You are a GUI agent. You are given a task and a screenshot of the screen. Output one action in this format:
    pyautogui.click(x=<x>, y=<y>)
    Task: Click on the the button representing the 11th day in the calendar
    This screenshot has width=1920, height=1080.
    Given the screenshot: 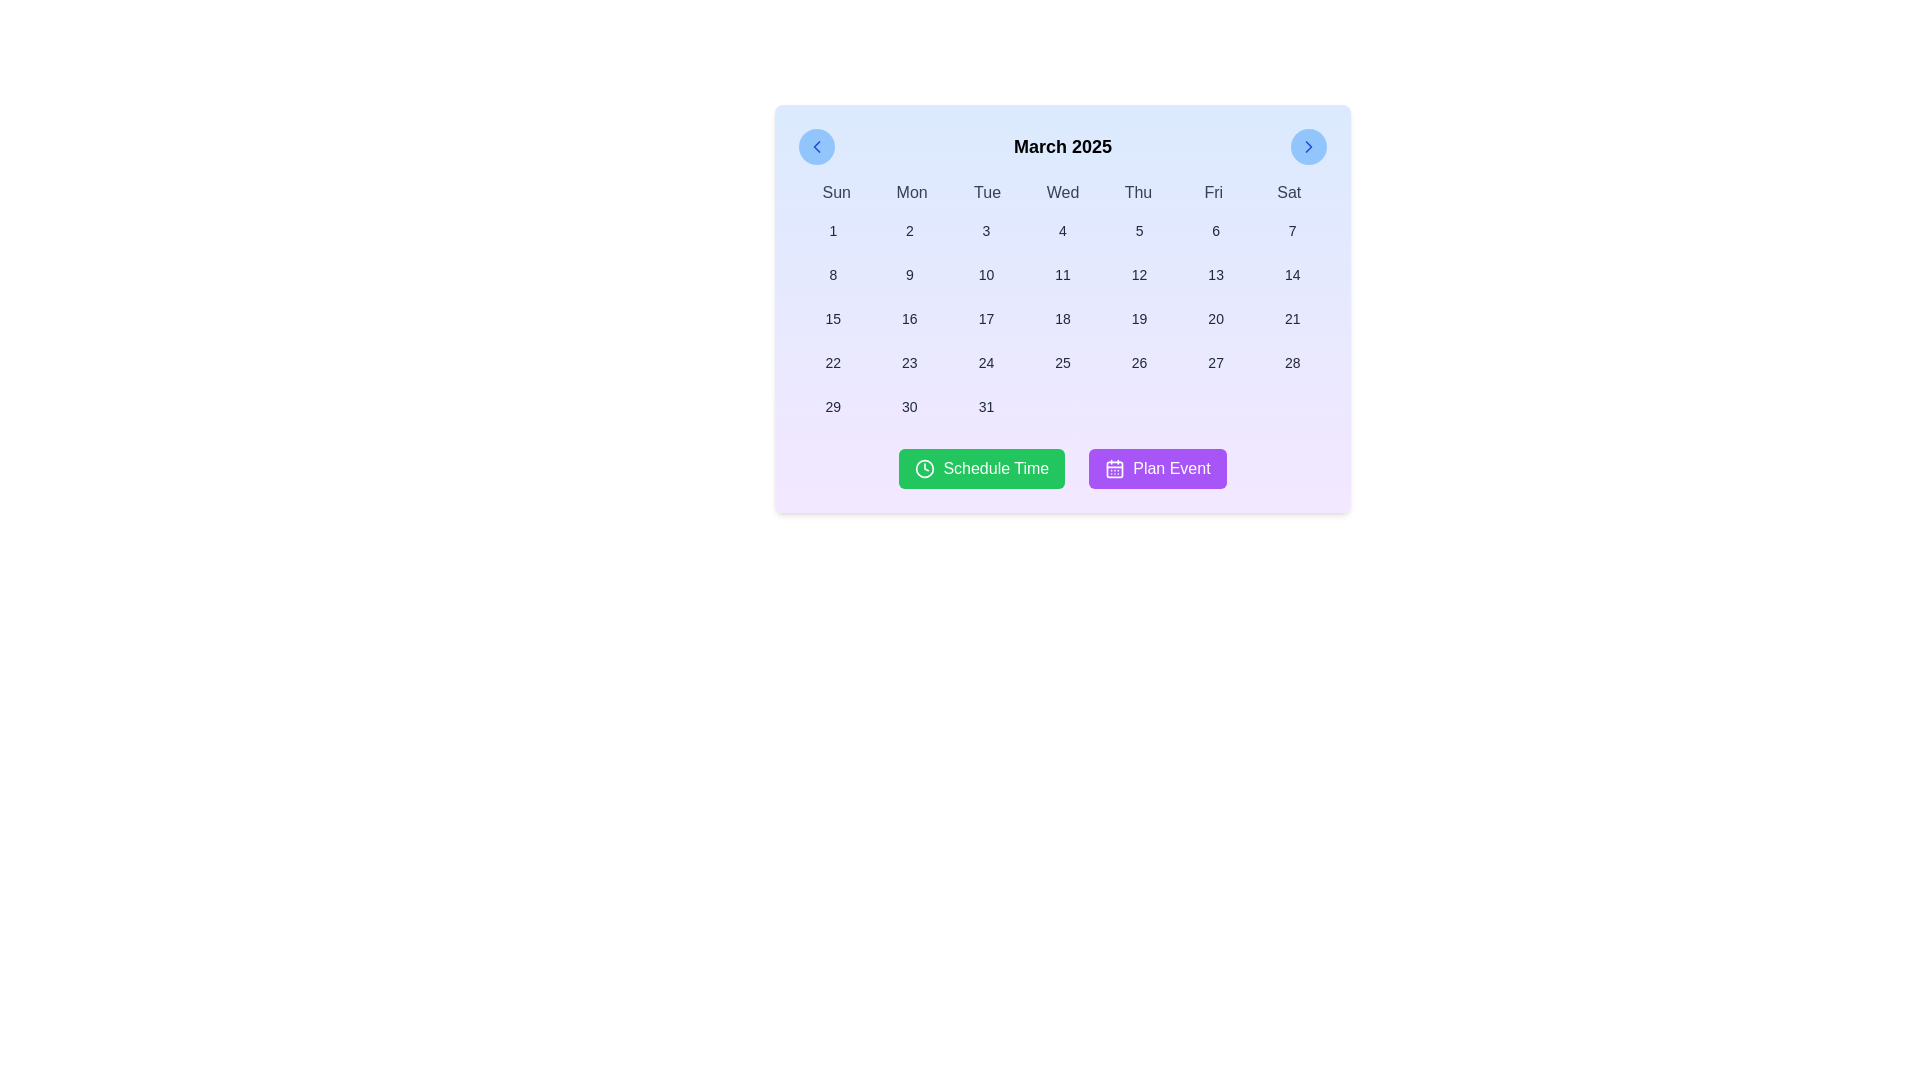 What is the action you would take?
    pyautogui.click(x=1061, y=274)
    